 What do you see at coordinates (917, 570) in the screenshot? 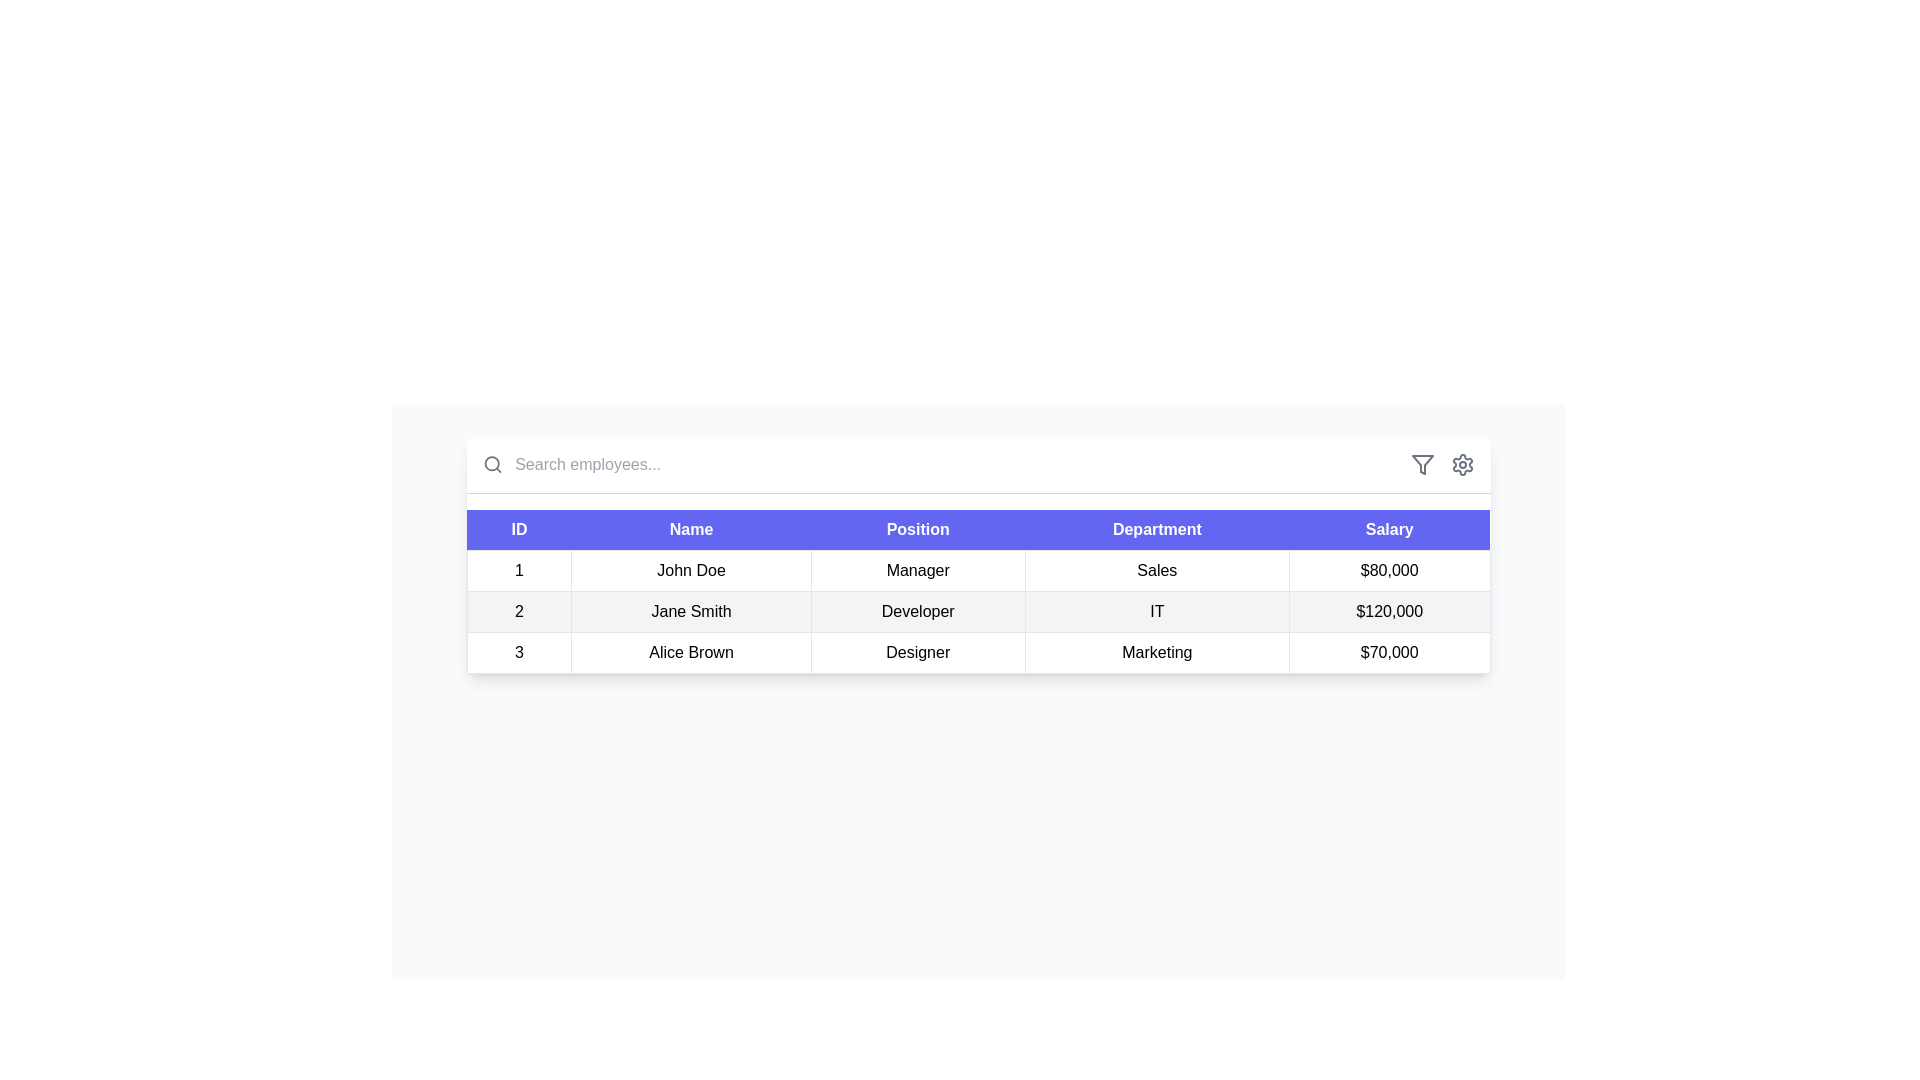
I see `text from the third cell in the first row of the table, which represents the job position of the individual named in the same row (to the right of 'John Doe' and to the left of 'Sales')` at bounding box center [917, 570].